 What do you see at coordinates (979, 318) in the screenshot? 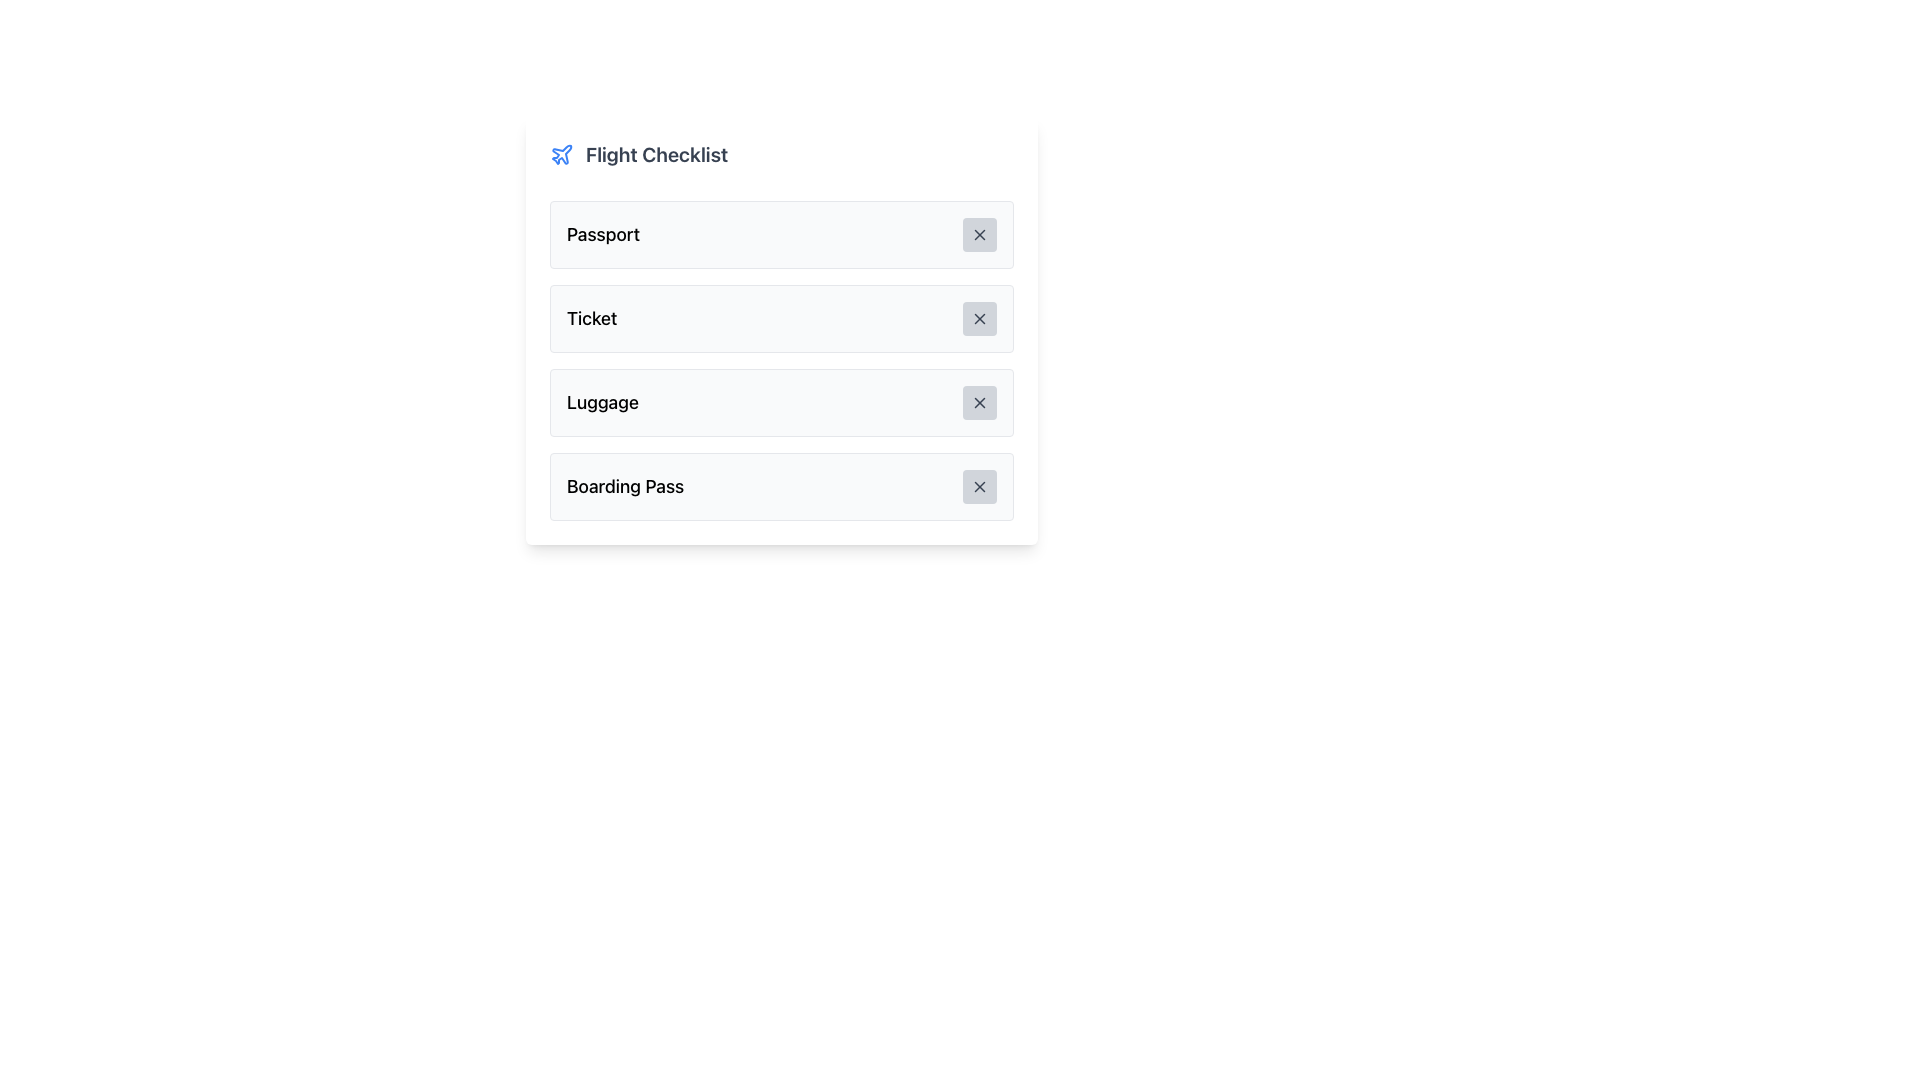
I see `the delete icon located at the far-right of the 'Ticket' row in the 'Flight Checklist' vertical list` at bounding box center [979, 318].